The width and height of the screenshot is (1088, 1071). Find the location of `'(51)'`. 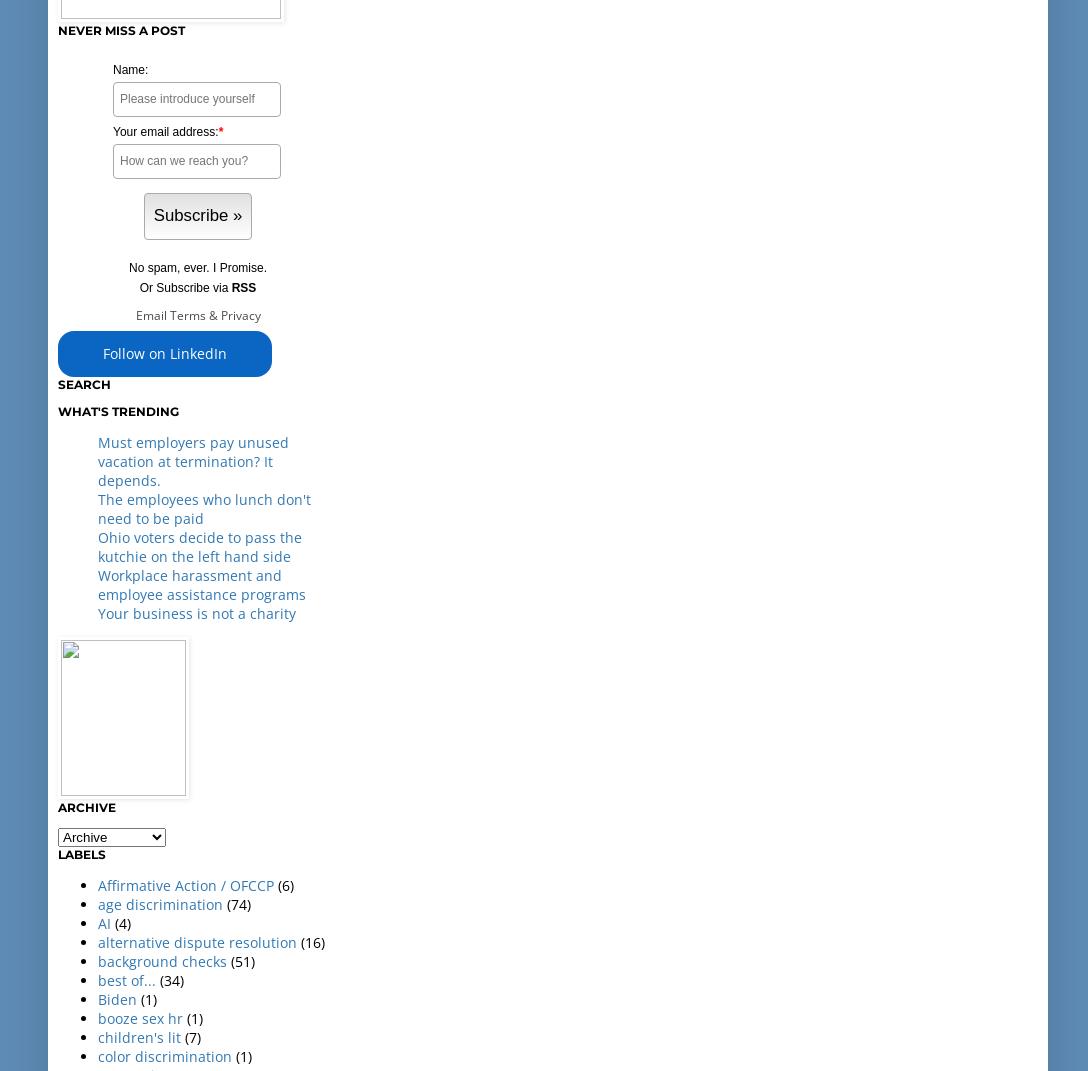

'(51)' is located at coordinates (241, 959).